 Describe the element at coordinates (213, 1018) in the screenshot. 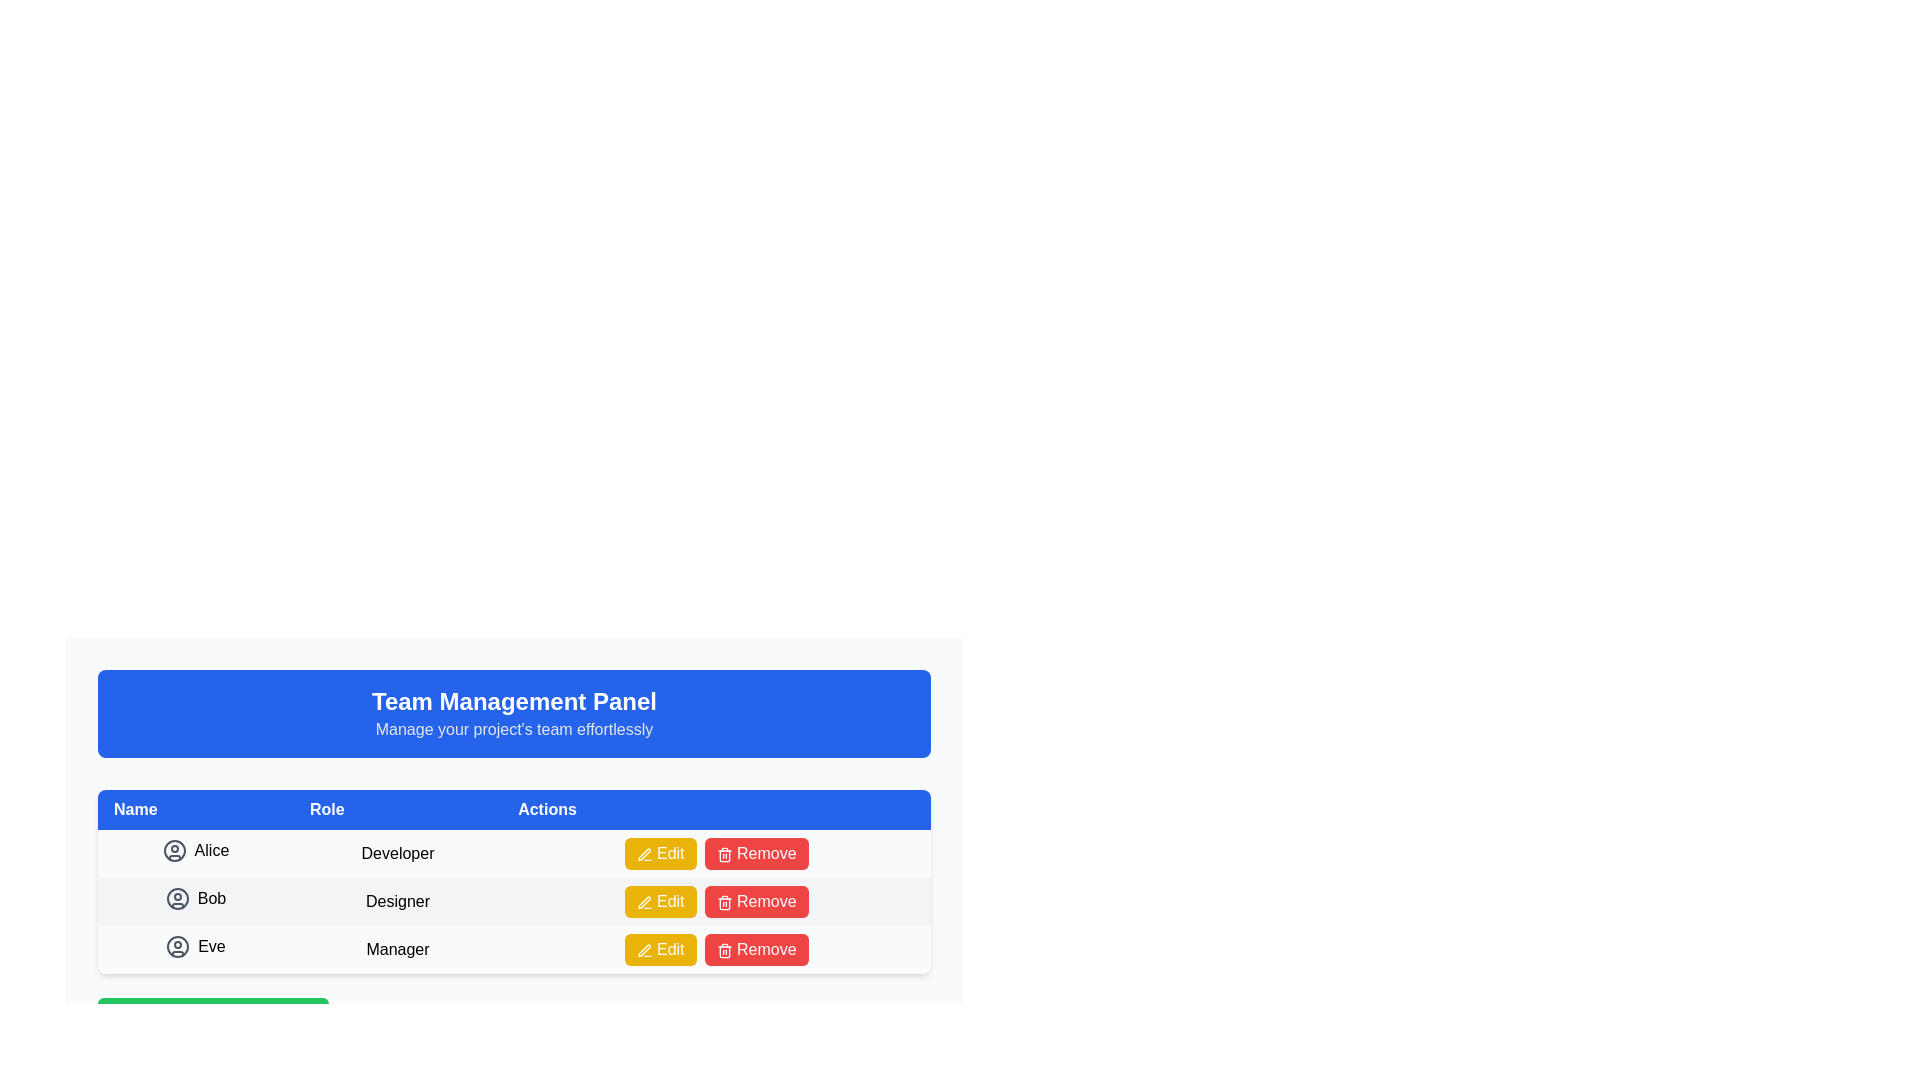

I see `the button that allows the user to add a new team member, which may open a form or dialog for providing new member details` at that location.